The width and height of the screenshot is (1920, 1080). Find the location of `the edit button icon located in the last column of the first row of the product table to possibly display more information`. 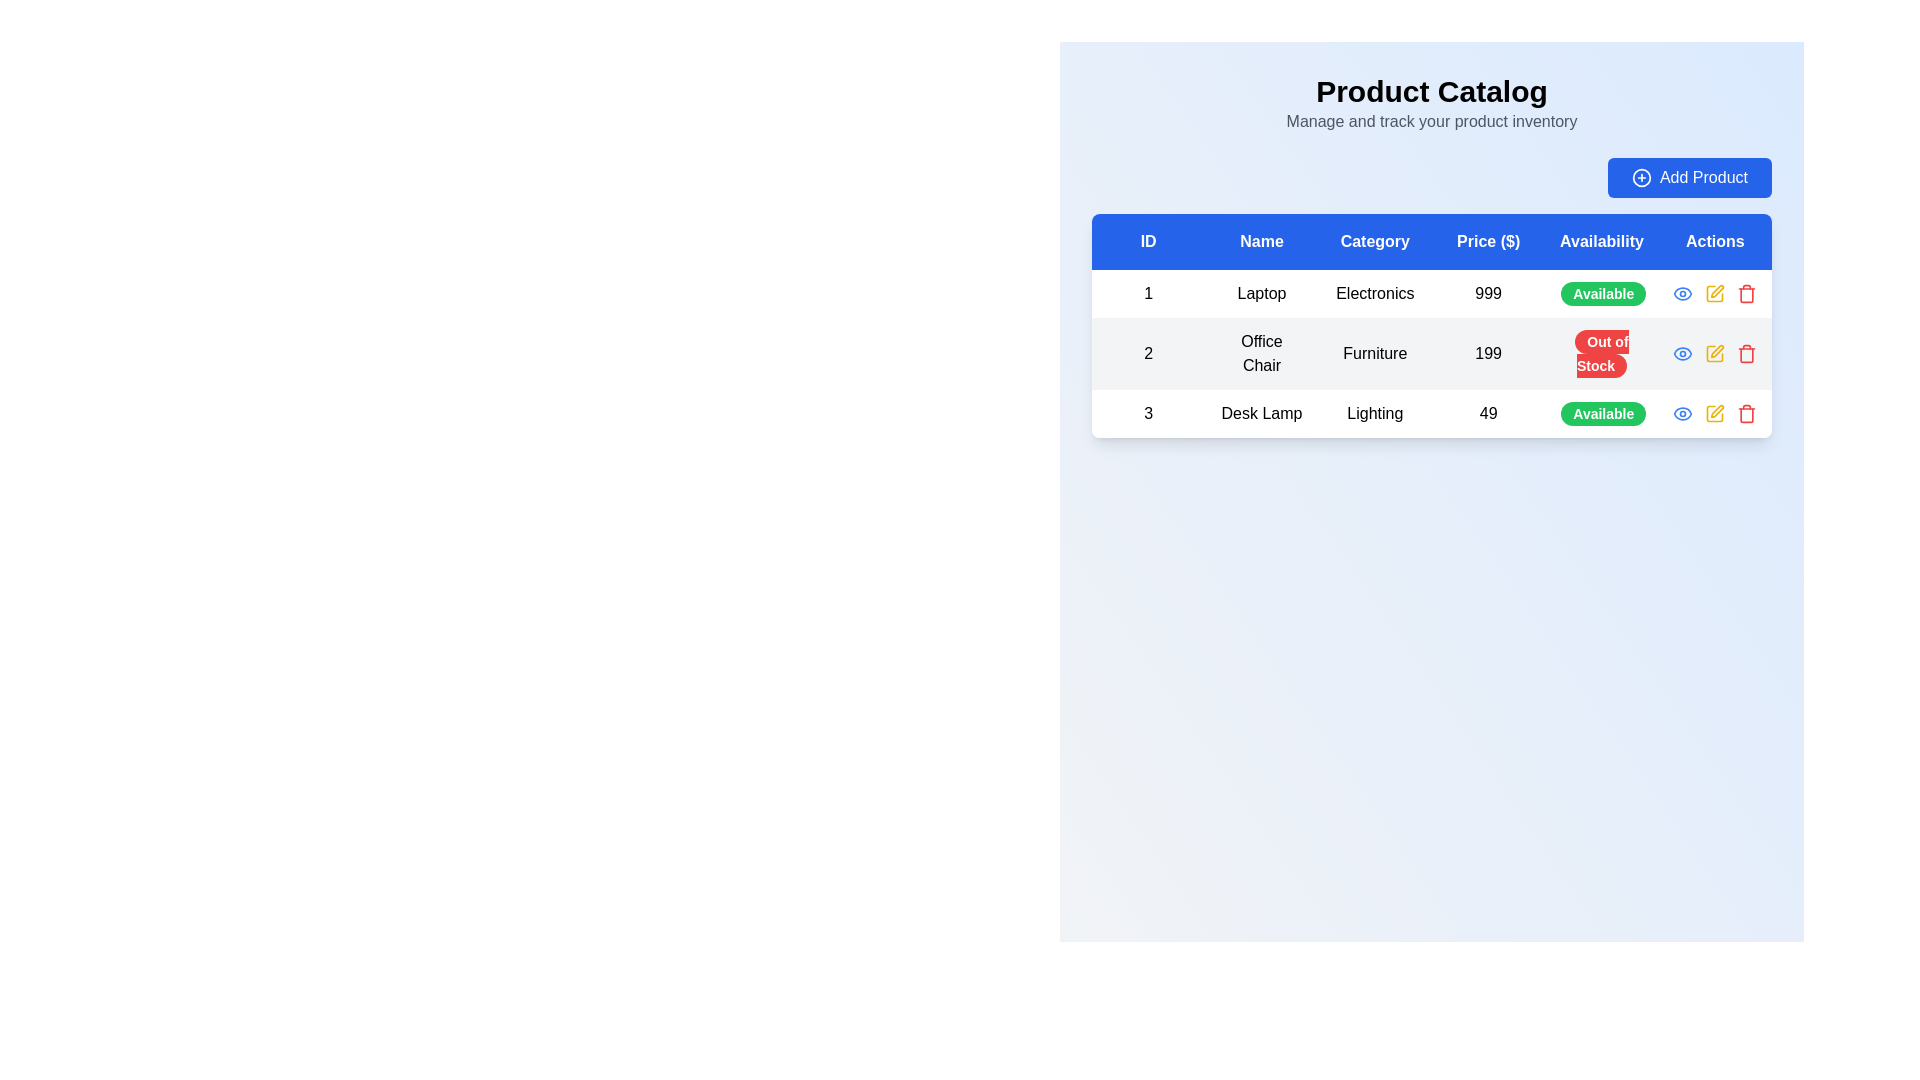

the edit button icon located in the last column of the first row of the product table to possibly display more information is located at coordinates (1714, 293).